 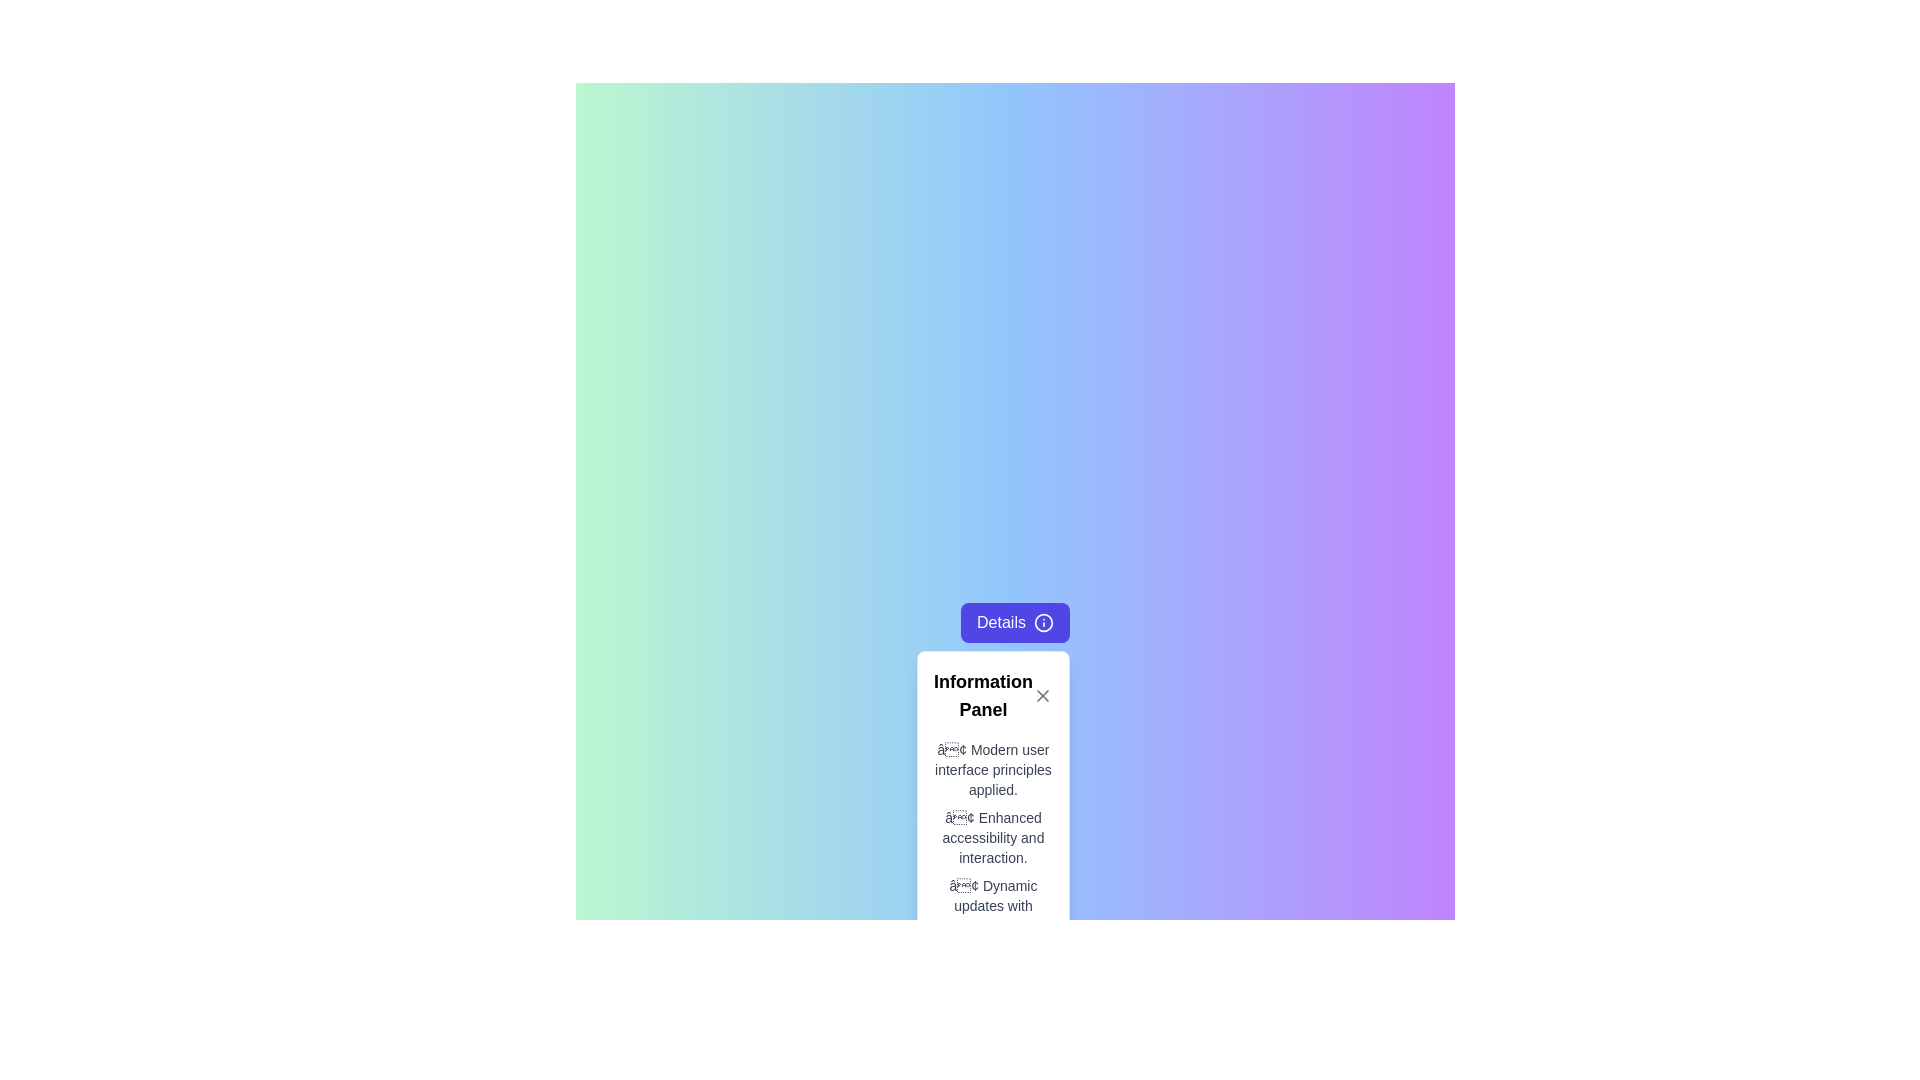 I want to click on the button labeled 'Details' which contains an icon shaped like an encircled lowercase 'i' to its right, so click(x=1042, y=622).